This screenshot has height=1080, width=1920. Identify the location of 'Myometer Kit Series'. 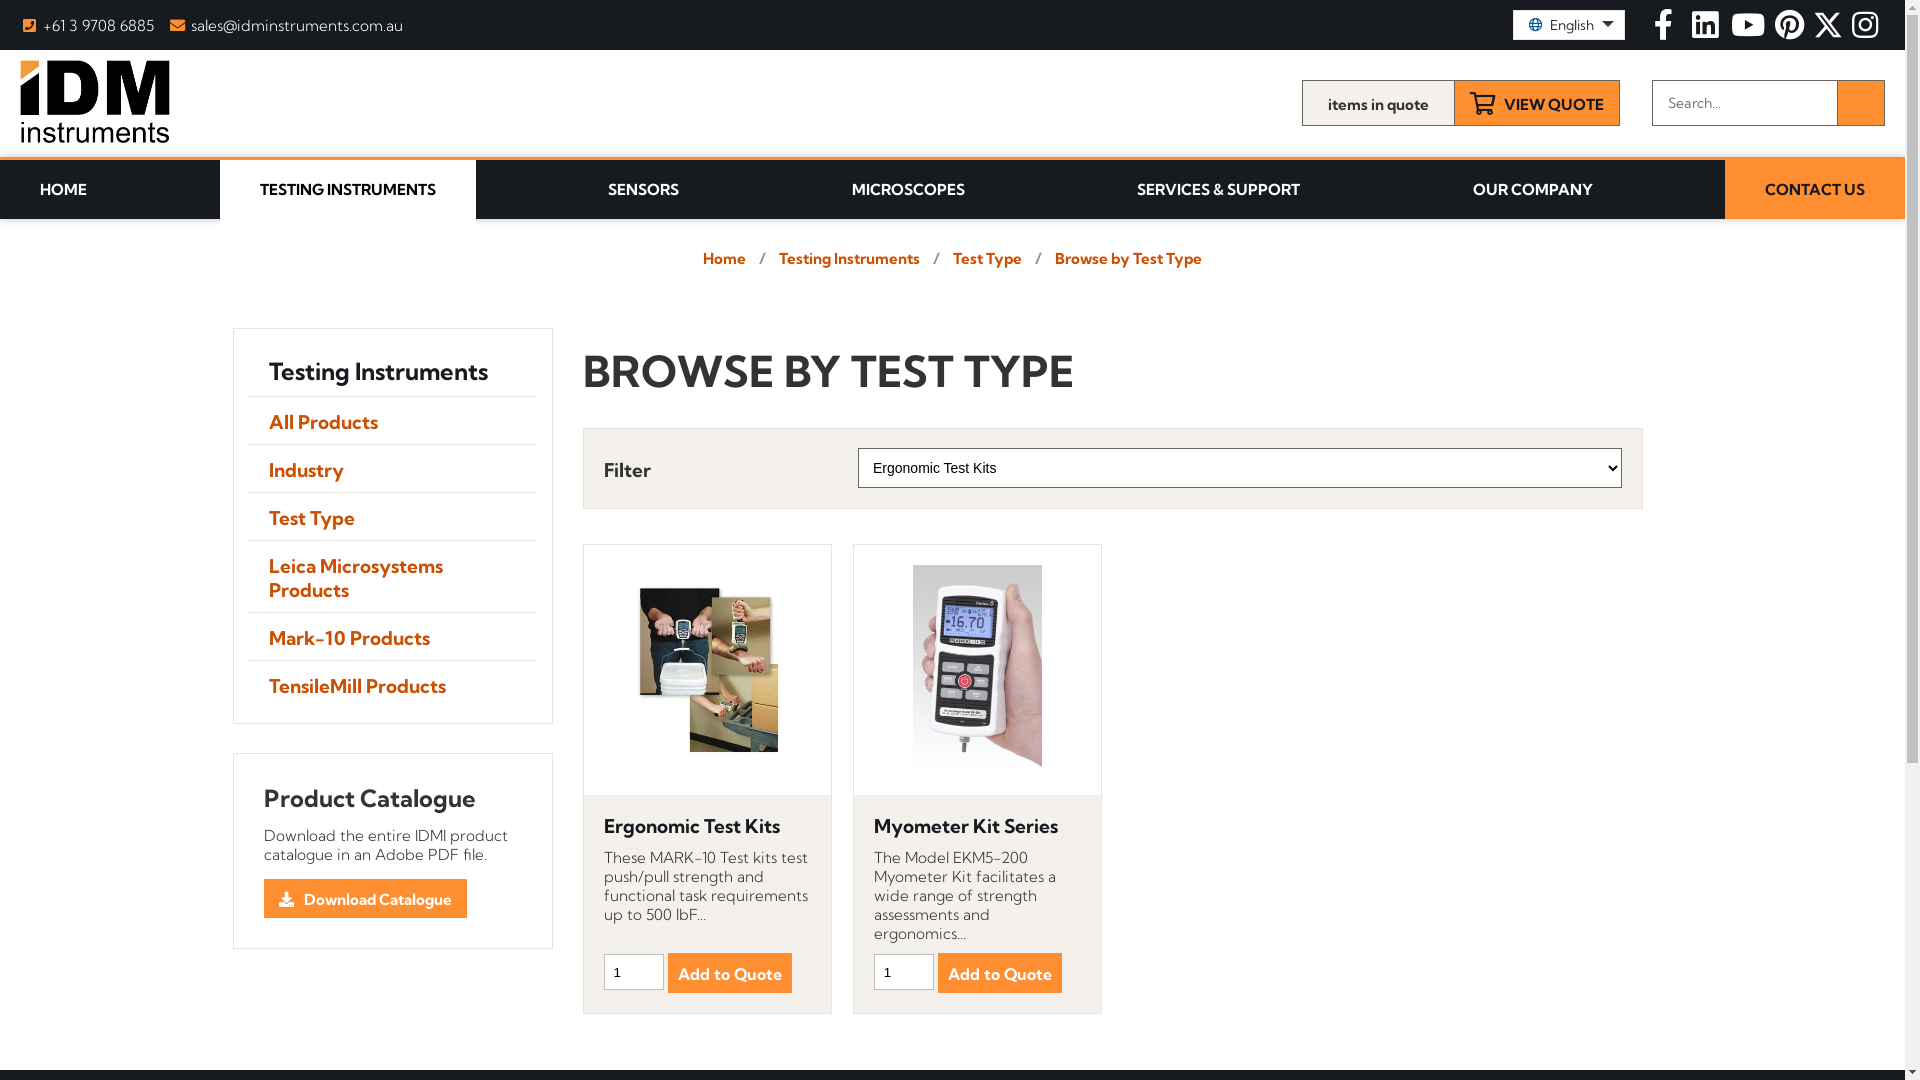
(977, 826).